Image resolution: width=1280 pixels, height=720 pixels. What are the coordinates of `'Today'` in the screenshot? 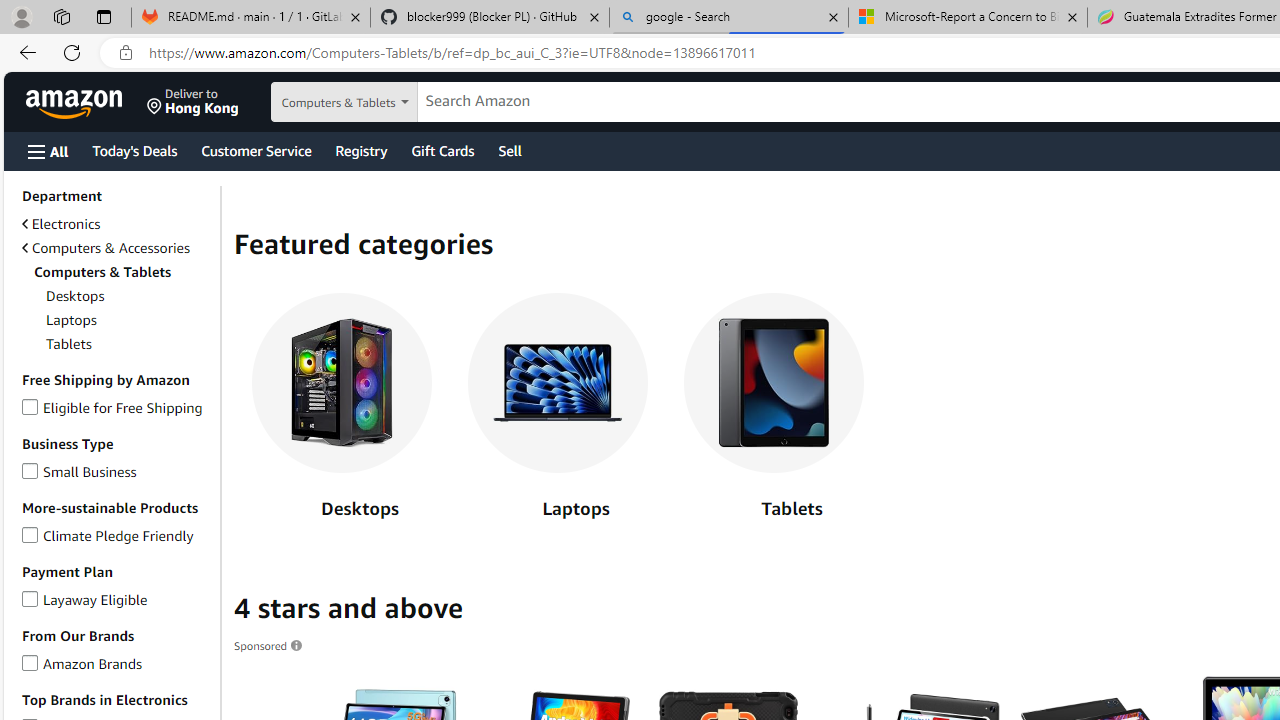 It's located at (133, 149).